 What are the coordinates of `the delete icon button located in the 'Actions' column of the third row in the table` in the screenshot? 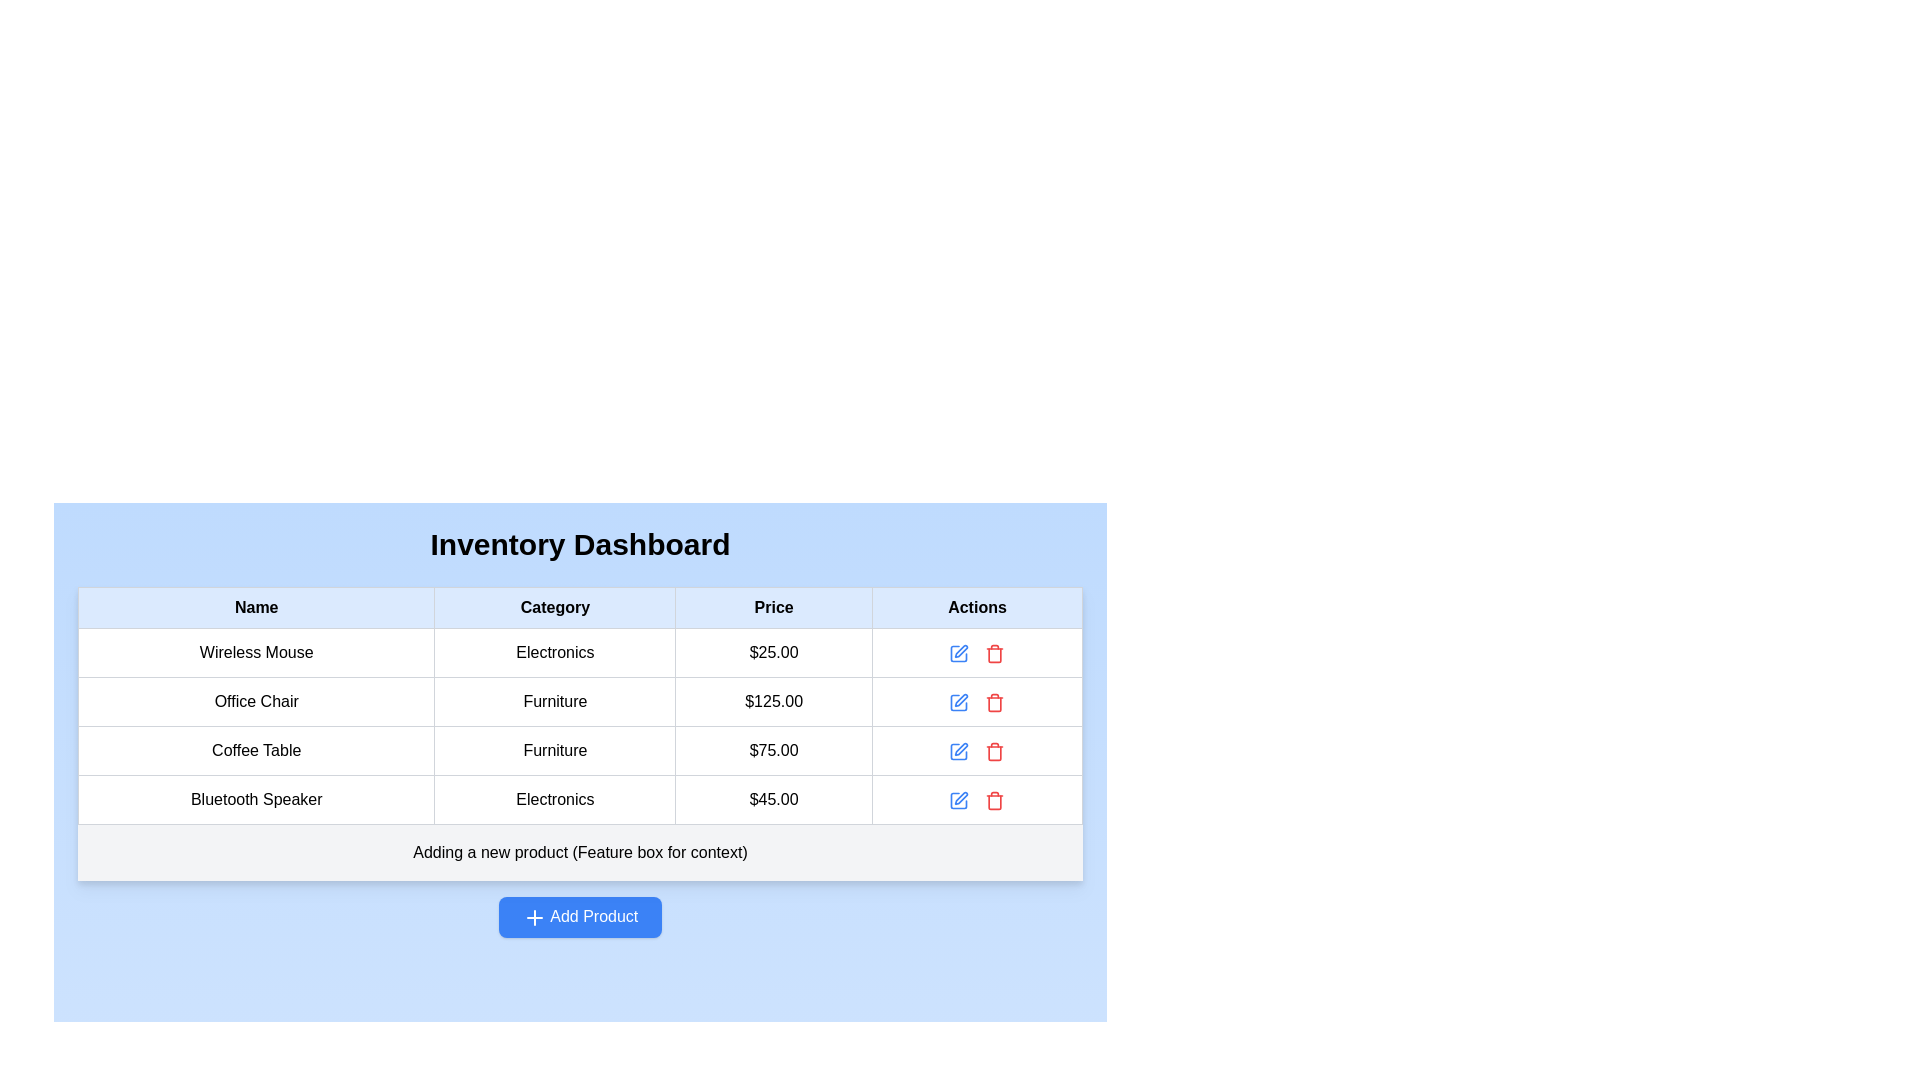 It's located at (995, 701).